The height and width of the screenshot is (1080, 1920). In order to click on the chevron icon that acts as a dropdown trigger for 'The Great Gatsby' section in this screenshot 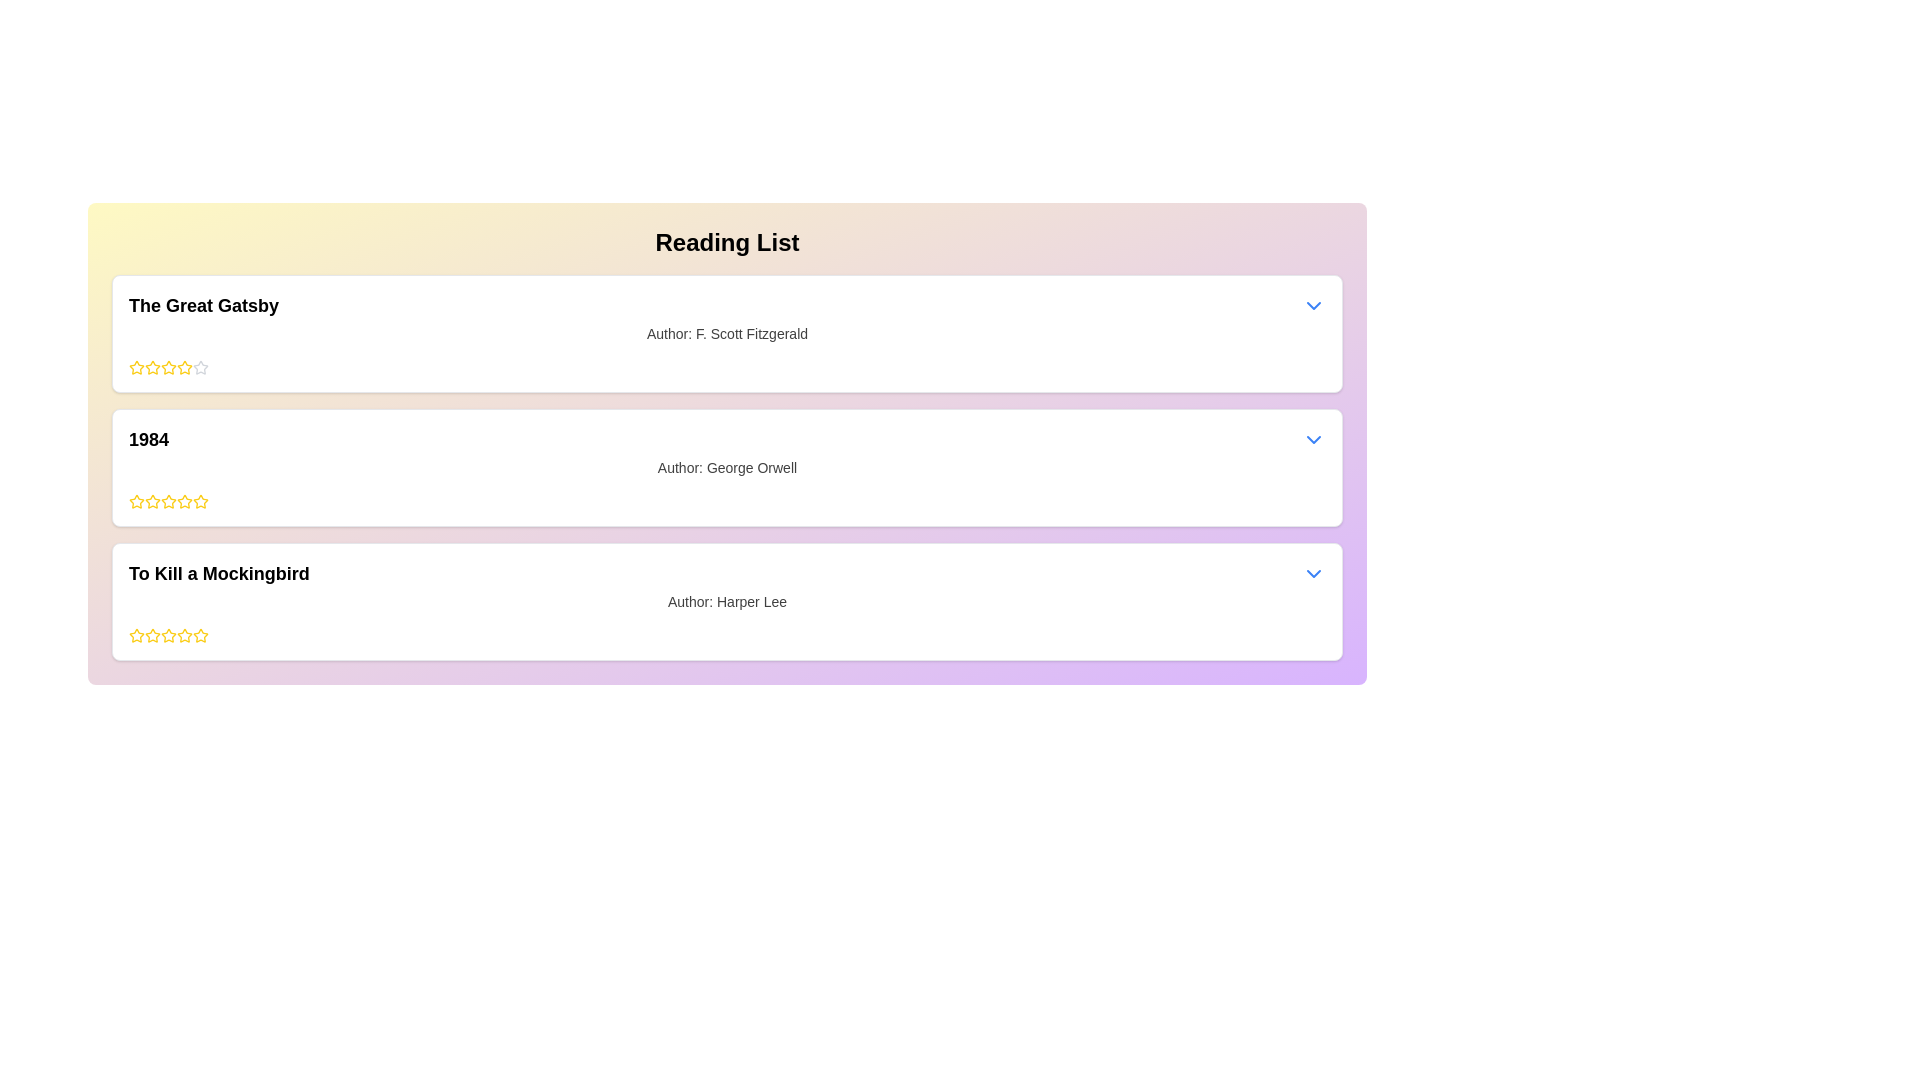, I will do `click(1314, 305)`.